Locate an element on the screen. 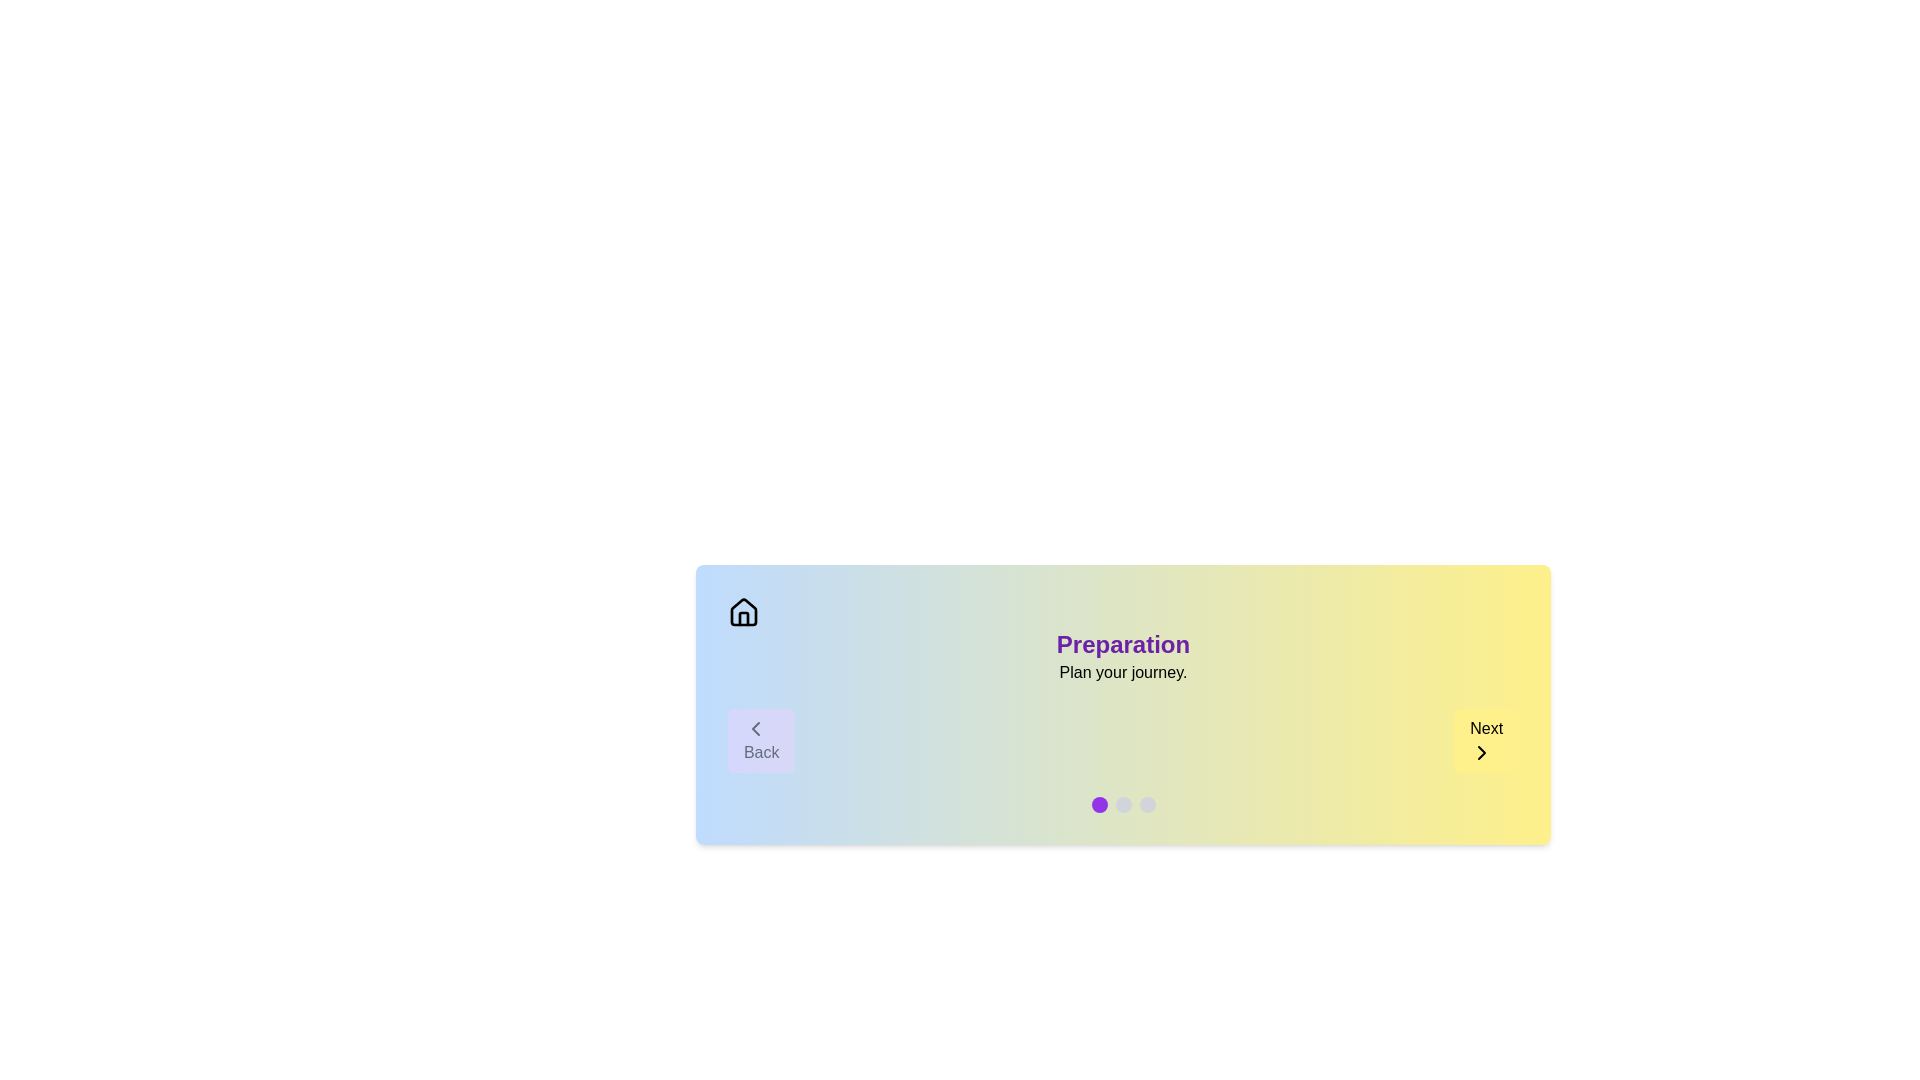 This screenshot has height=1080, width=1920. the description text to inspect it is located at coordinates (1123, 672).